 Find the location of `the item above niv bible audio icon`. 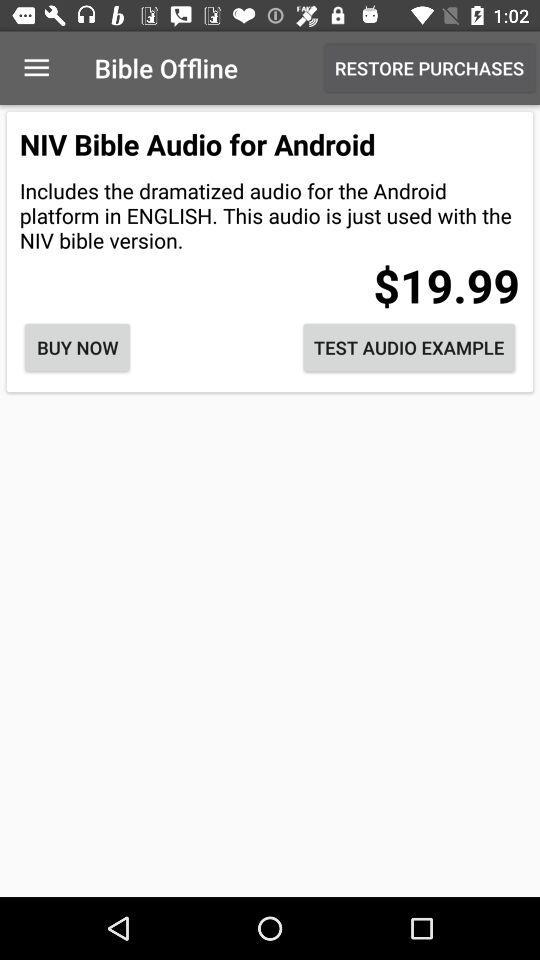

the item above niv bible audio icon is located at coordinates (36, 68).